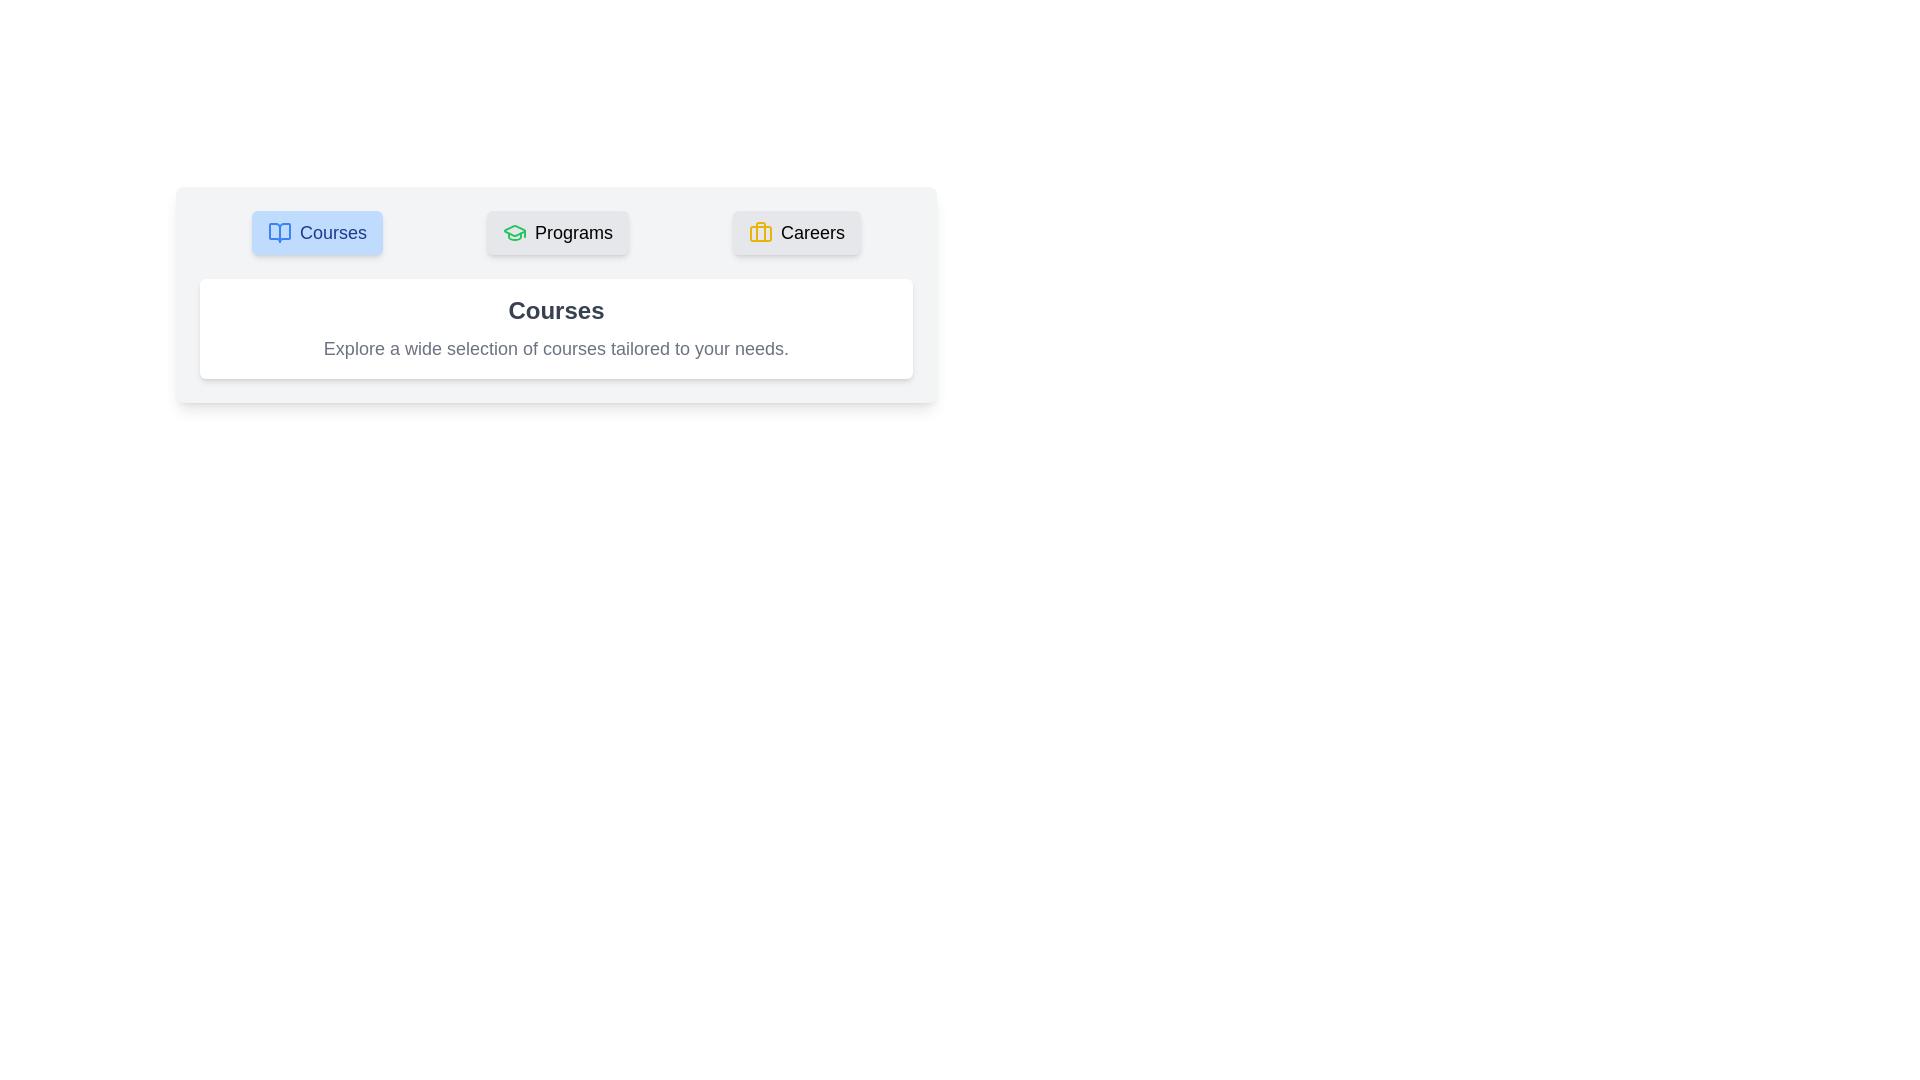 The height and width of the screenshot is (1080, 1920). Describe the element at coordinates (795, 231) in the screenshot. I see `the tab labeled Careers` at that location.